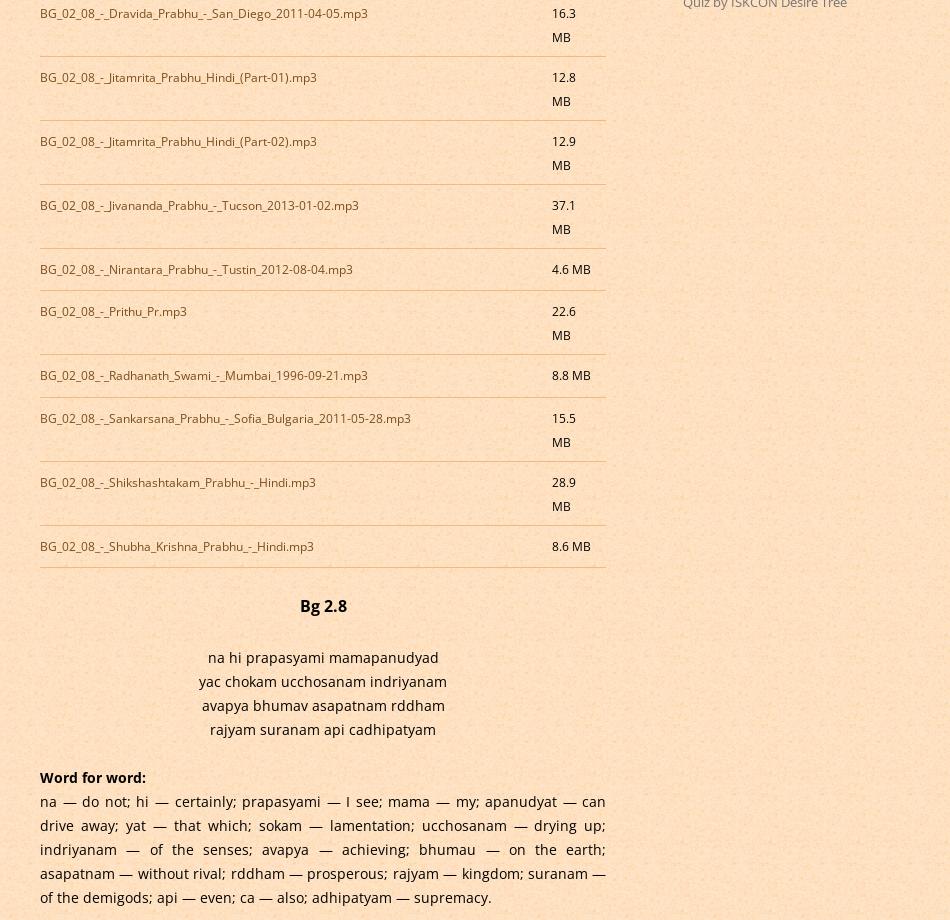  Describe the element at coordinates (195, 268) in the screenshot. I see `'BG_02_08_-_Nirantara_Prabhu_-_Tustin_2012-08-04.mp3'` at that location.